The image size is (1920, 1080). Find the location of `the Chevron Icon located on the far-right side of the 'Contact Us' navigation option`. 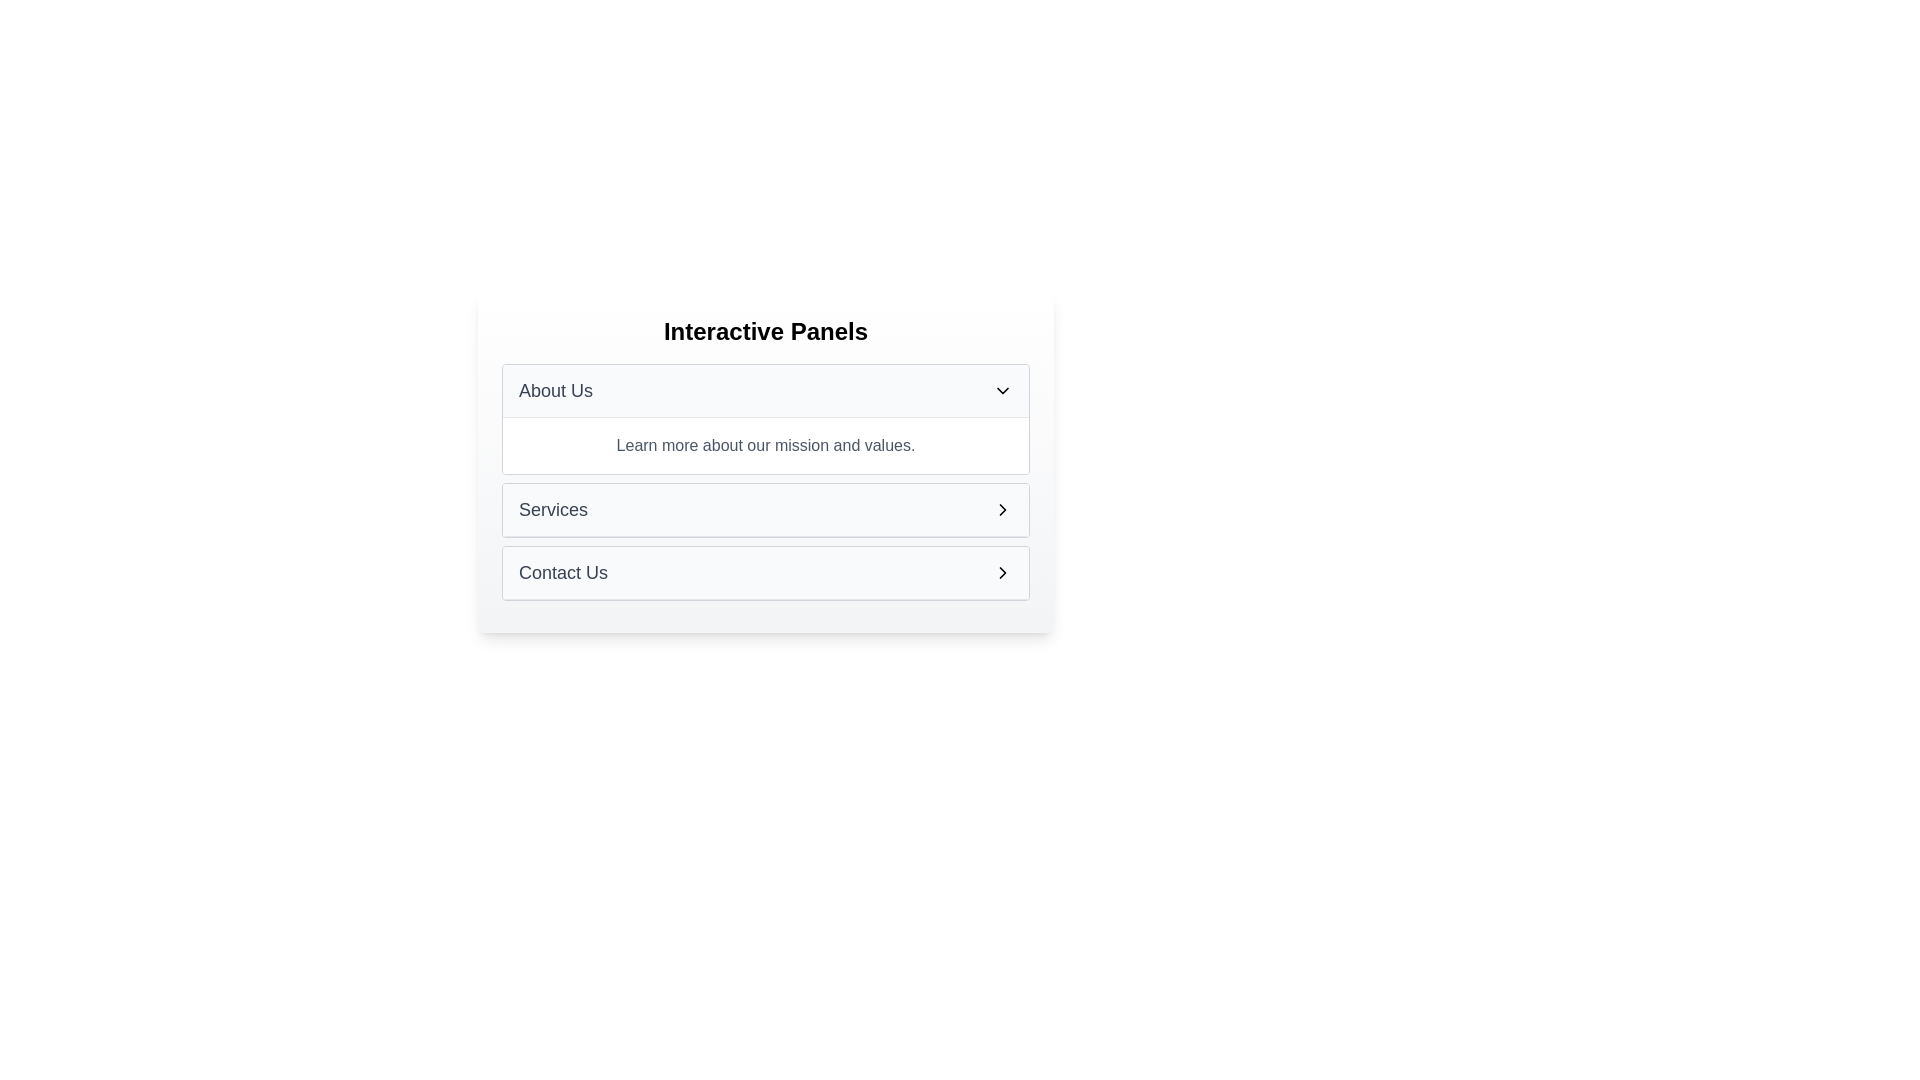

the Chevron Icon located on the far-right side of the 'Contact Us' navigation option is located at coordinates (1003, 573).